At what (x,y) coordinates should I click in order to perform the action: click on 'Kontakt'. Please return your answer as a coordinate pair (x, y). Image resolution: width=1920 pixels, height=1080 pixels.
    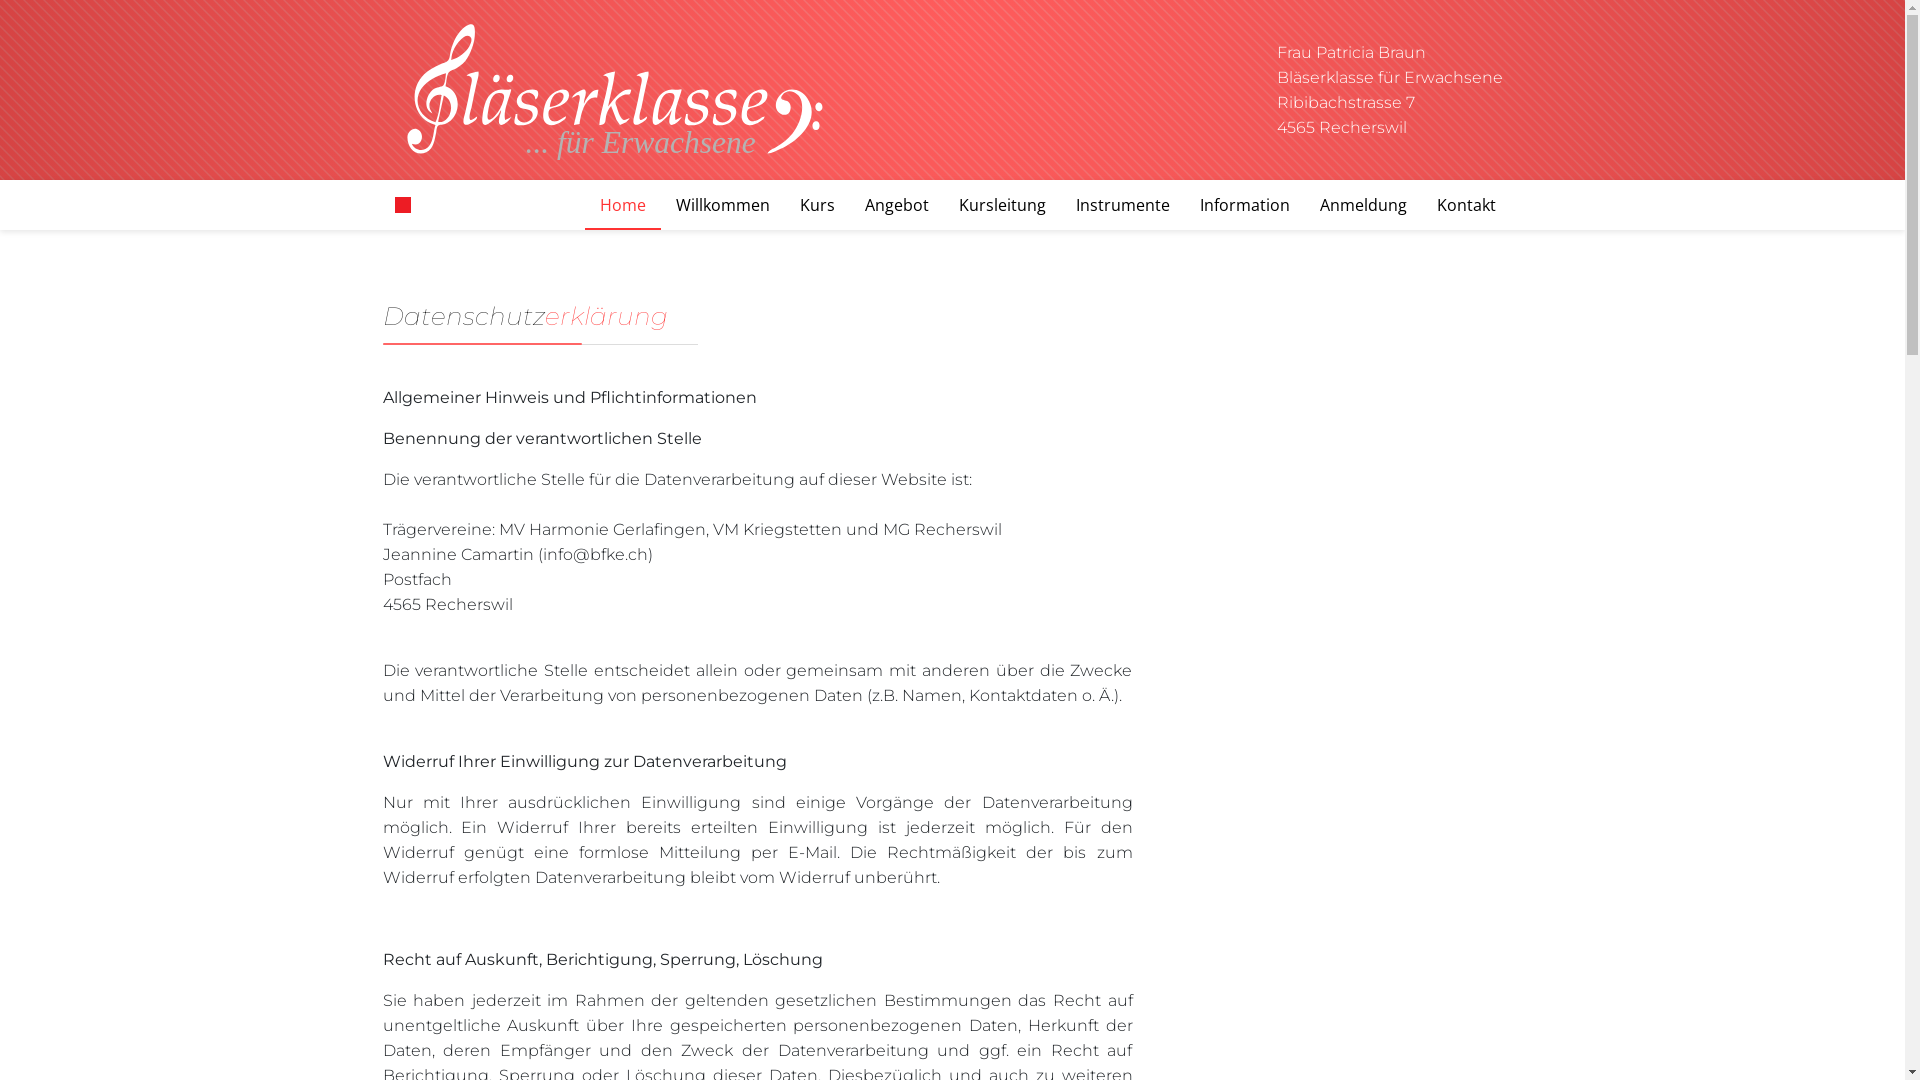
    Looking at the image, I should click on (1466, 204).